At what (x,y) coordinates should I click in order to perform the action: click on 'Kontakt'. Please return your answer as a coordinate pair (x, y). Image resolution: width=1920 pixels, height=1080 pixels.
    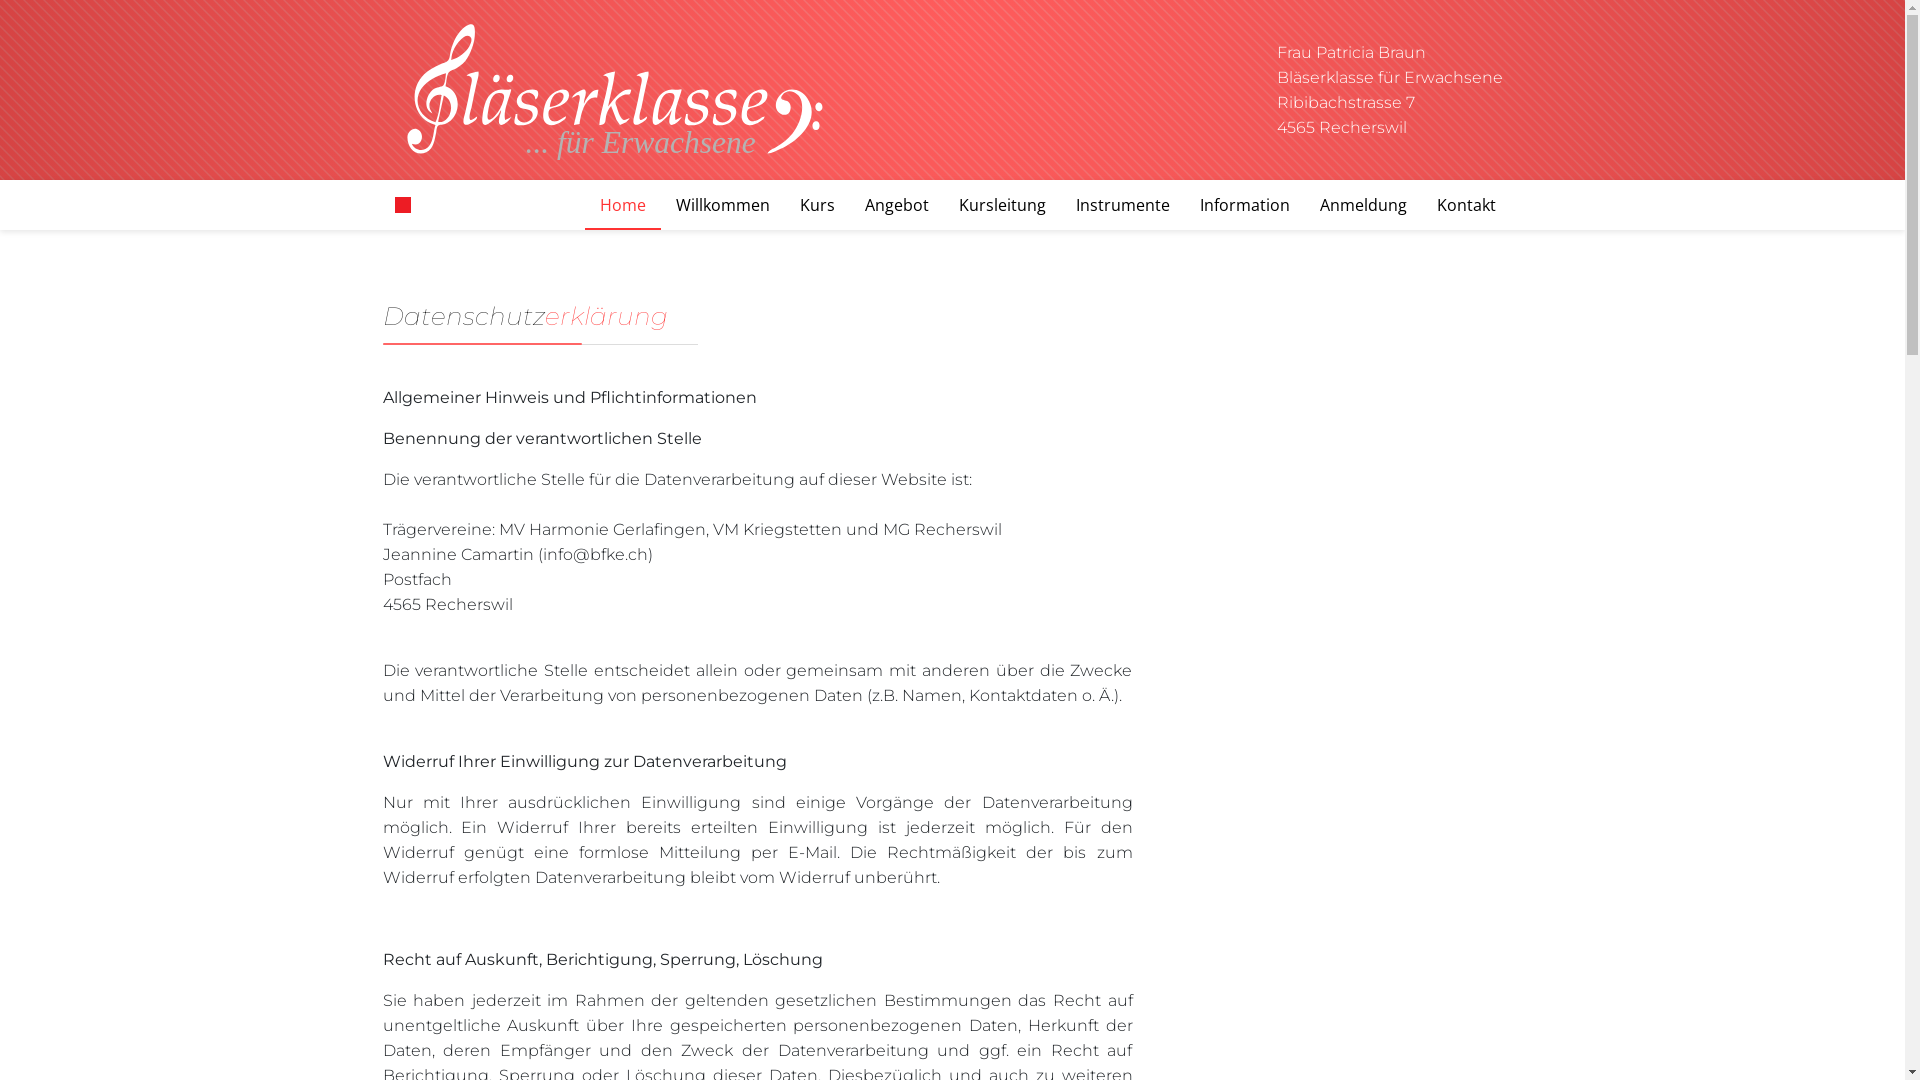
    Looking at the image, I should click on (1466, 204).